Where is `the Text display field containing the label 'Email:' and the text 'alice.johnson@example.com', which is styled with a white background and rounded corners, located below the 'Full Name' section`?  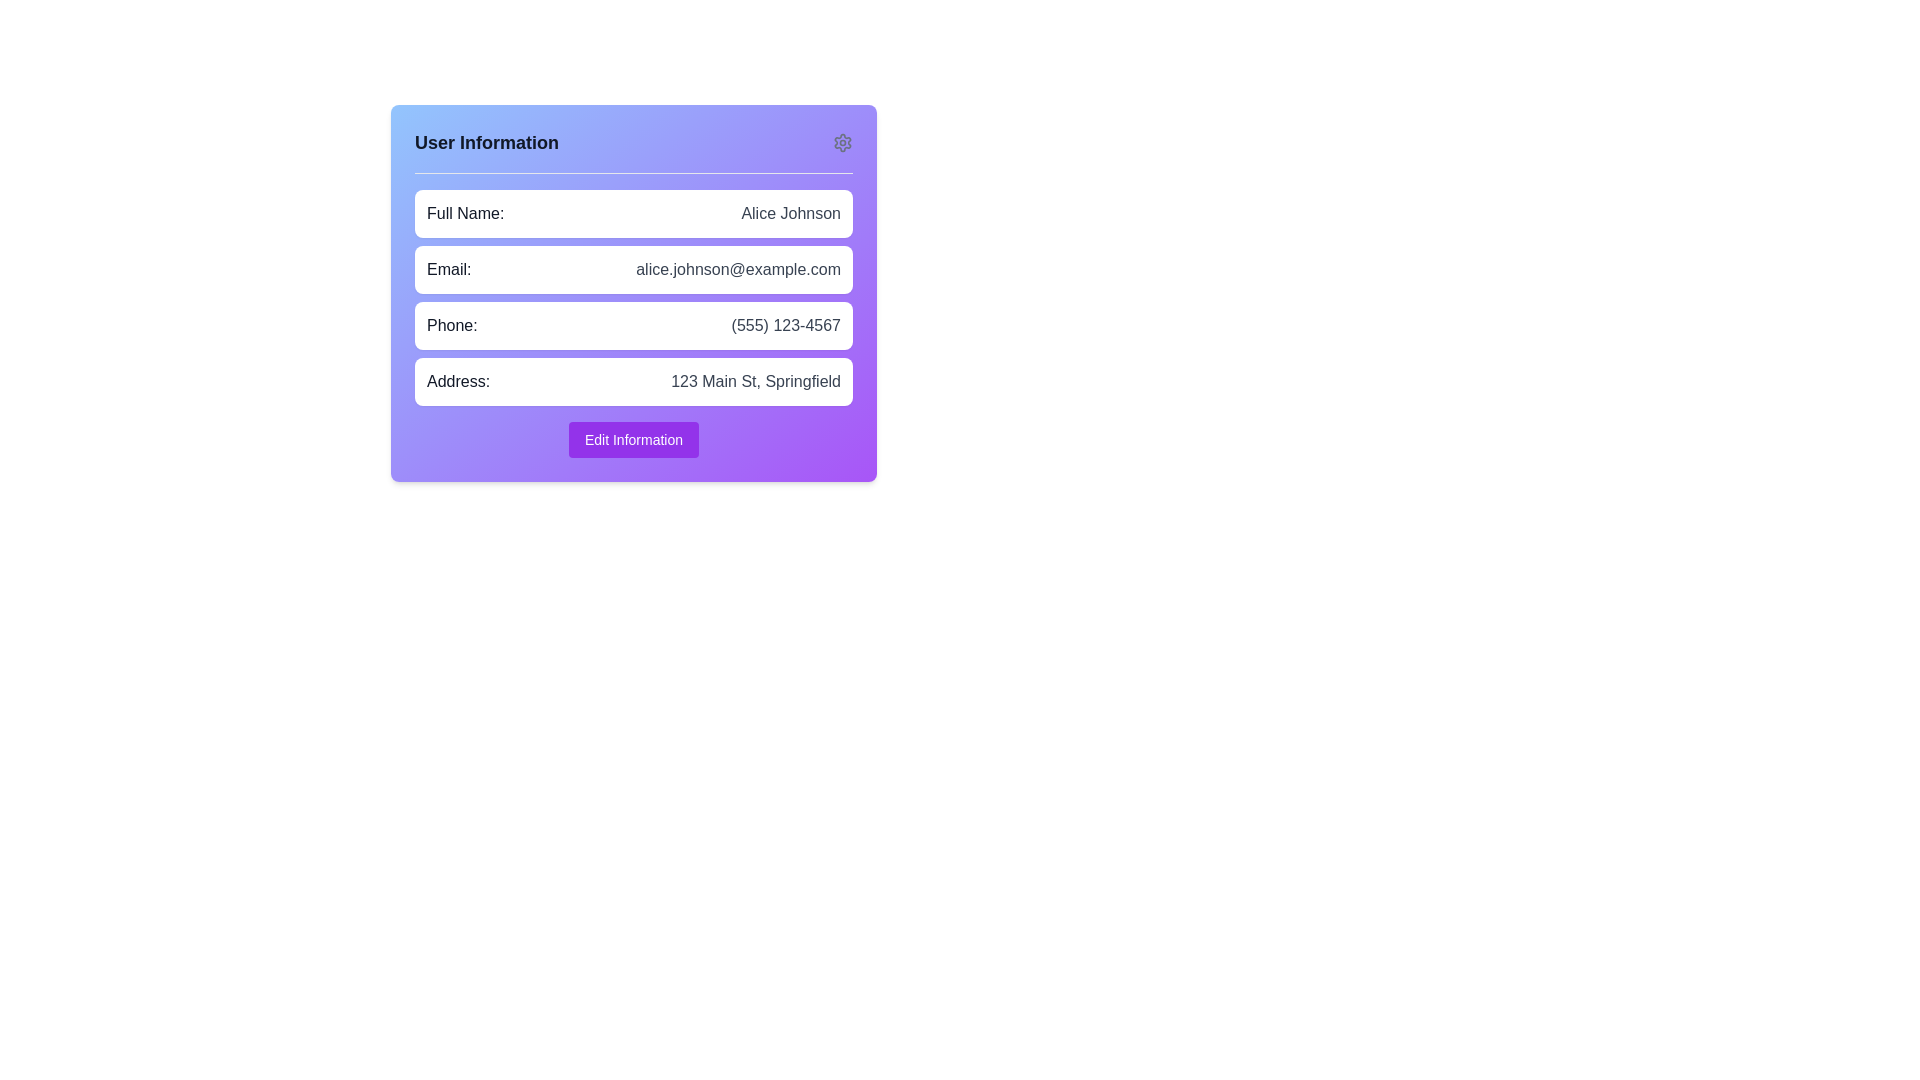
the Text display field containing the label 'Email:' and the text 'alice.johnson@example.com', which is styled with a white background and rounded corners, located below the 'Full Name' section is located at coordinates (632, 270).